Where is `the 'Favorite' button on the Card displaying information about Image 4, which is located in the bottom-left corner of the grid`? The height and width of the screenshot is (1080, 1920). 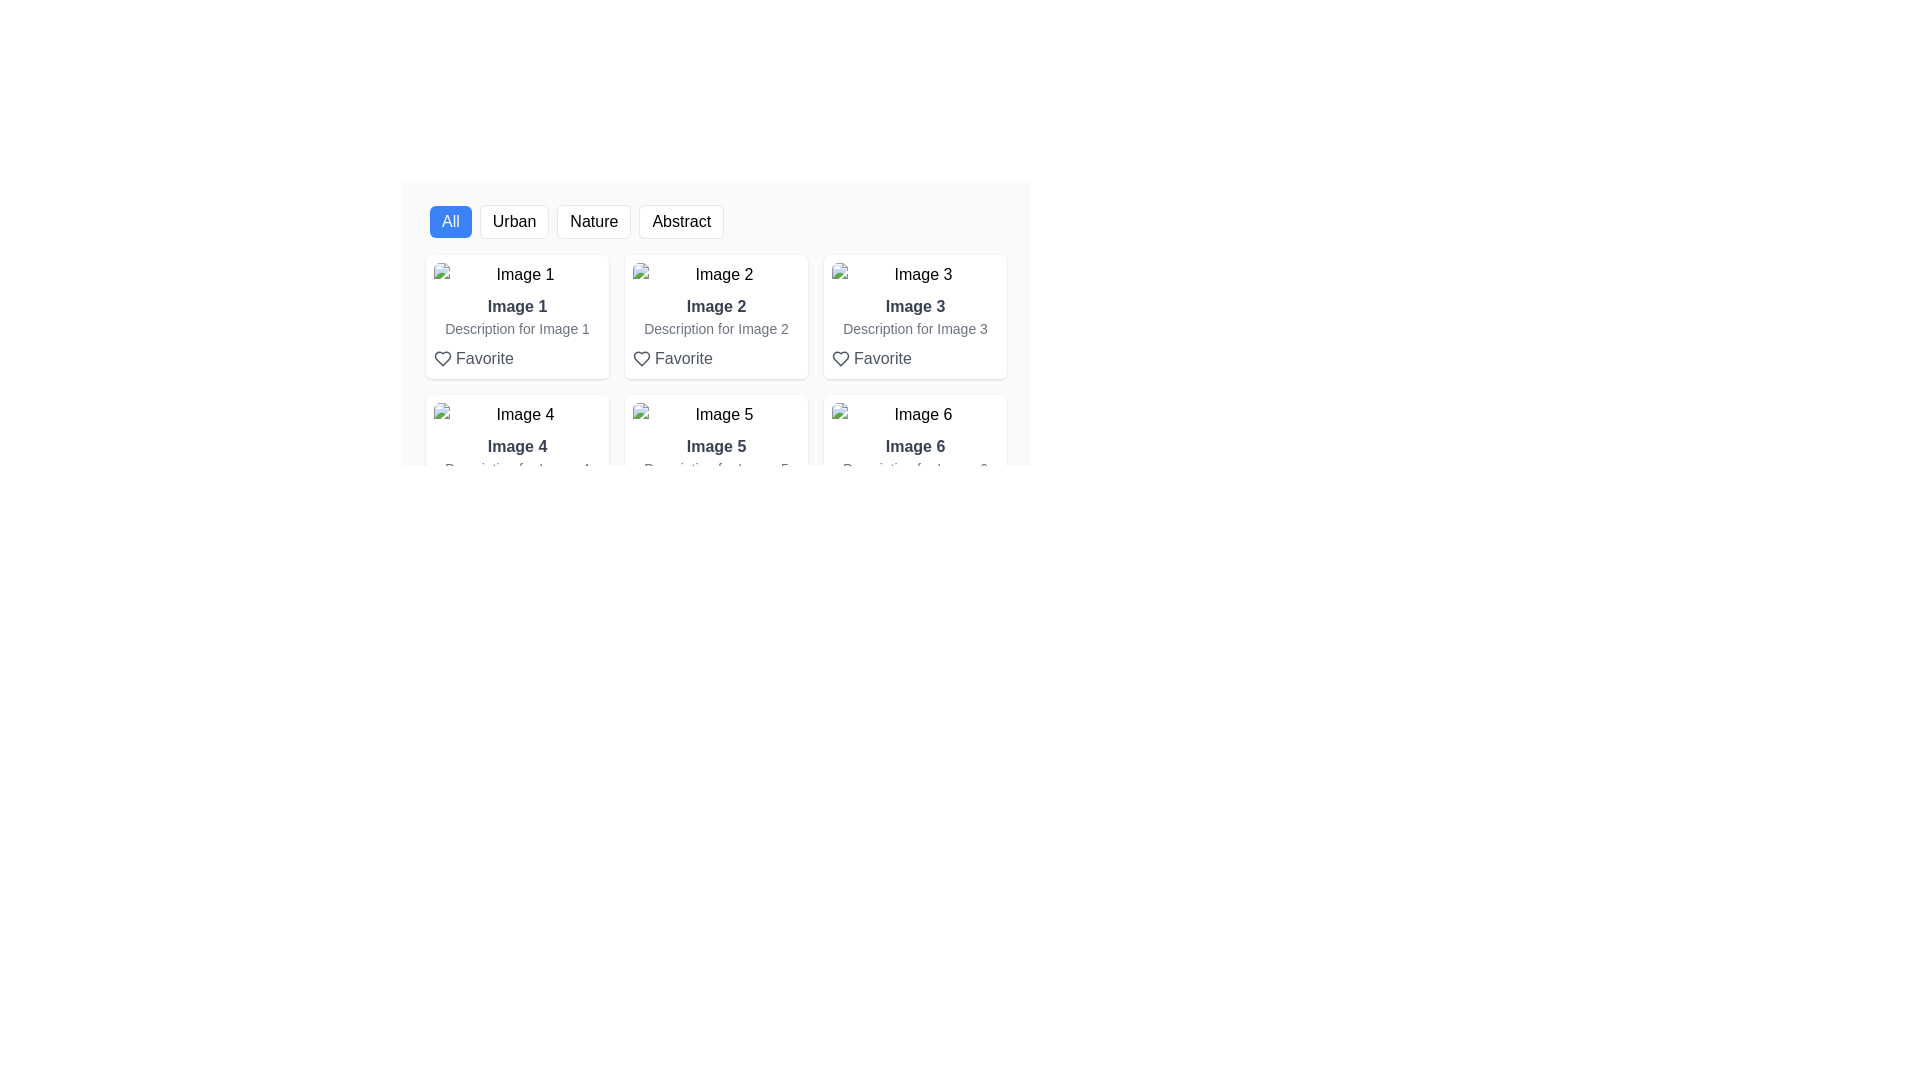 the 'Favorite' button on the Card displaying information about Image 4, which is located in the bottom-left corner of the grid is located at coordinates (517, 473).